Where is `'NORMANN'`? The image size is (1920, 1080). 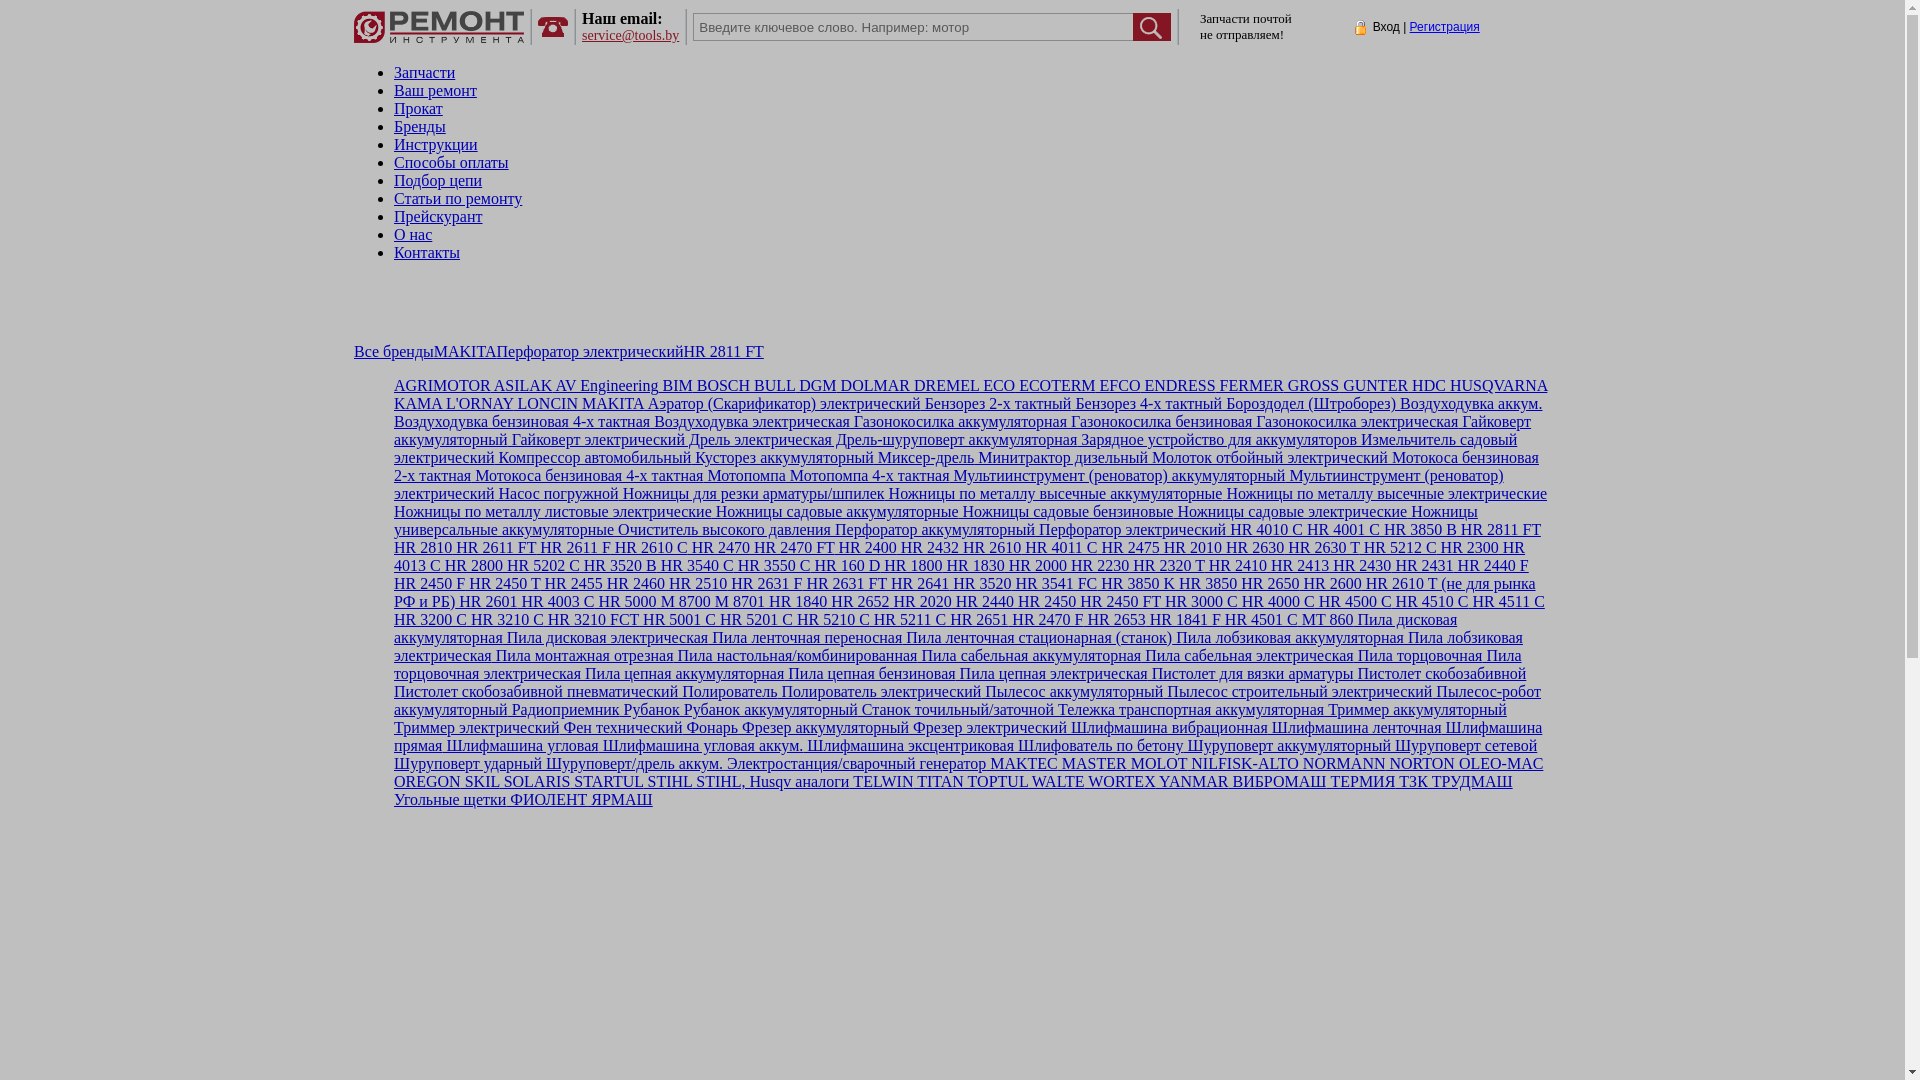
'NORMANN' is located at coordinates (1342, 763).